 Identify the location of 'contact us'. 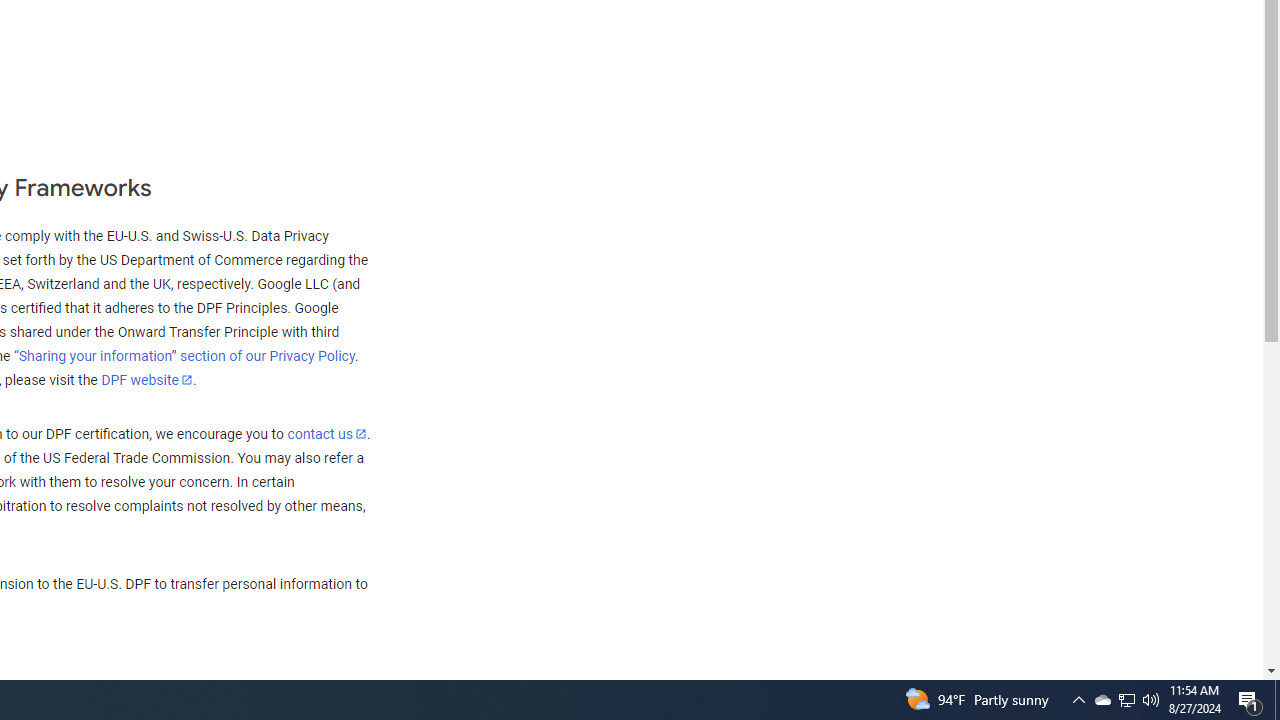
(327, 432).